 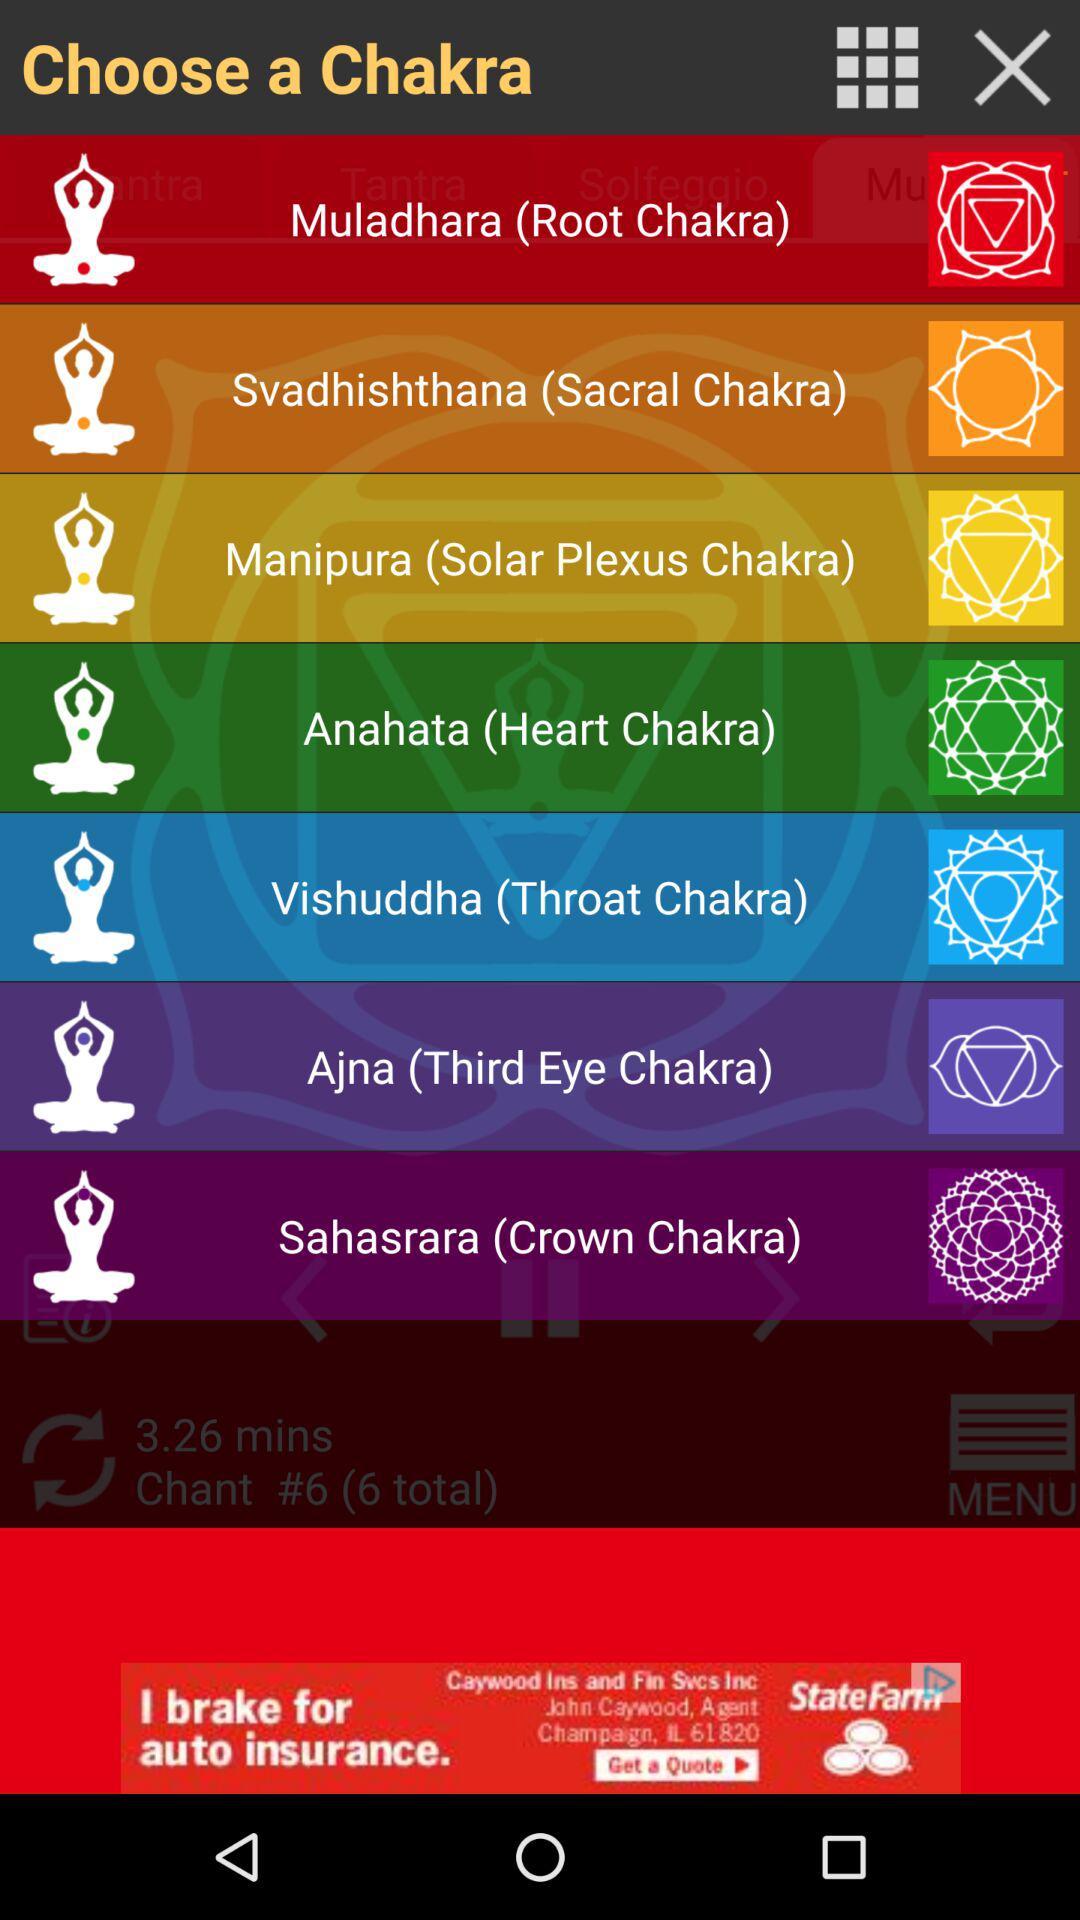 What do you see at coordinates (1012, 72) in the screenshot?
I see `the close icon` at bounding box center [1012, 72].